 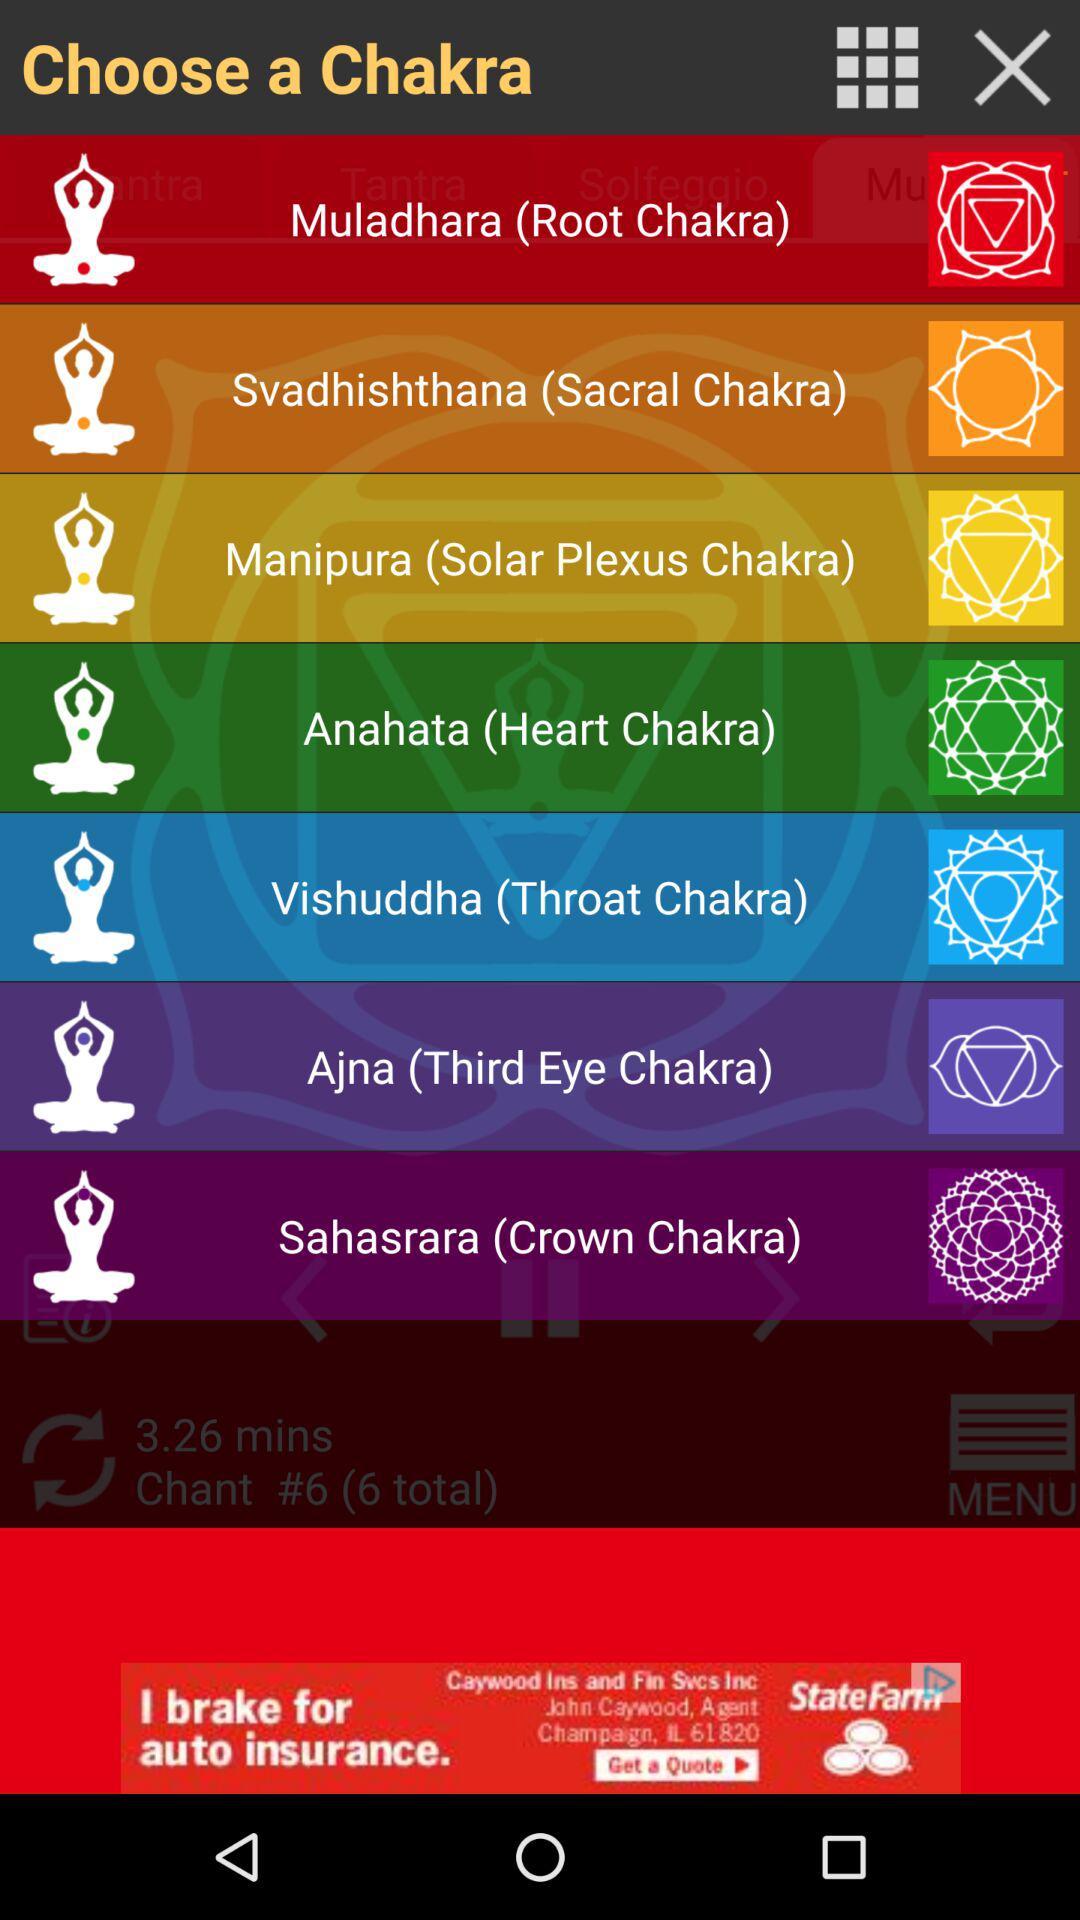 What do you see at coordinates (1012, 72) in the screenshot?
I see `the close icon` at bounding box center [1012, 72].